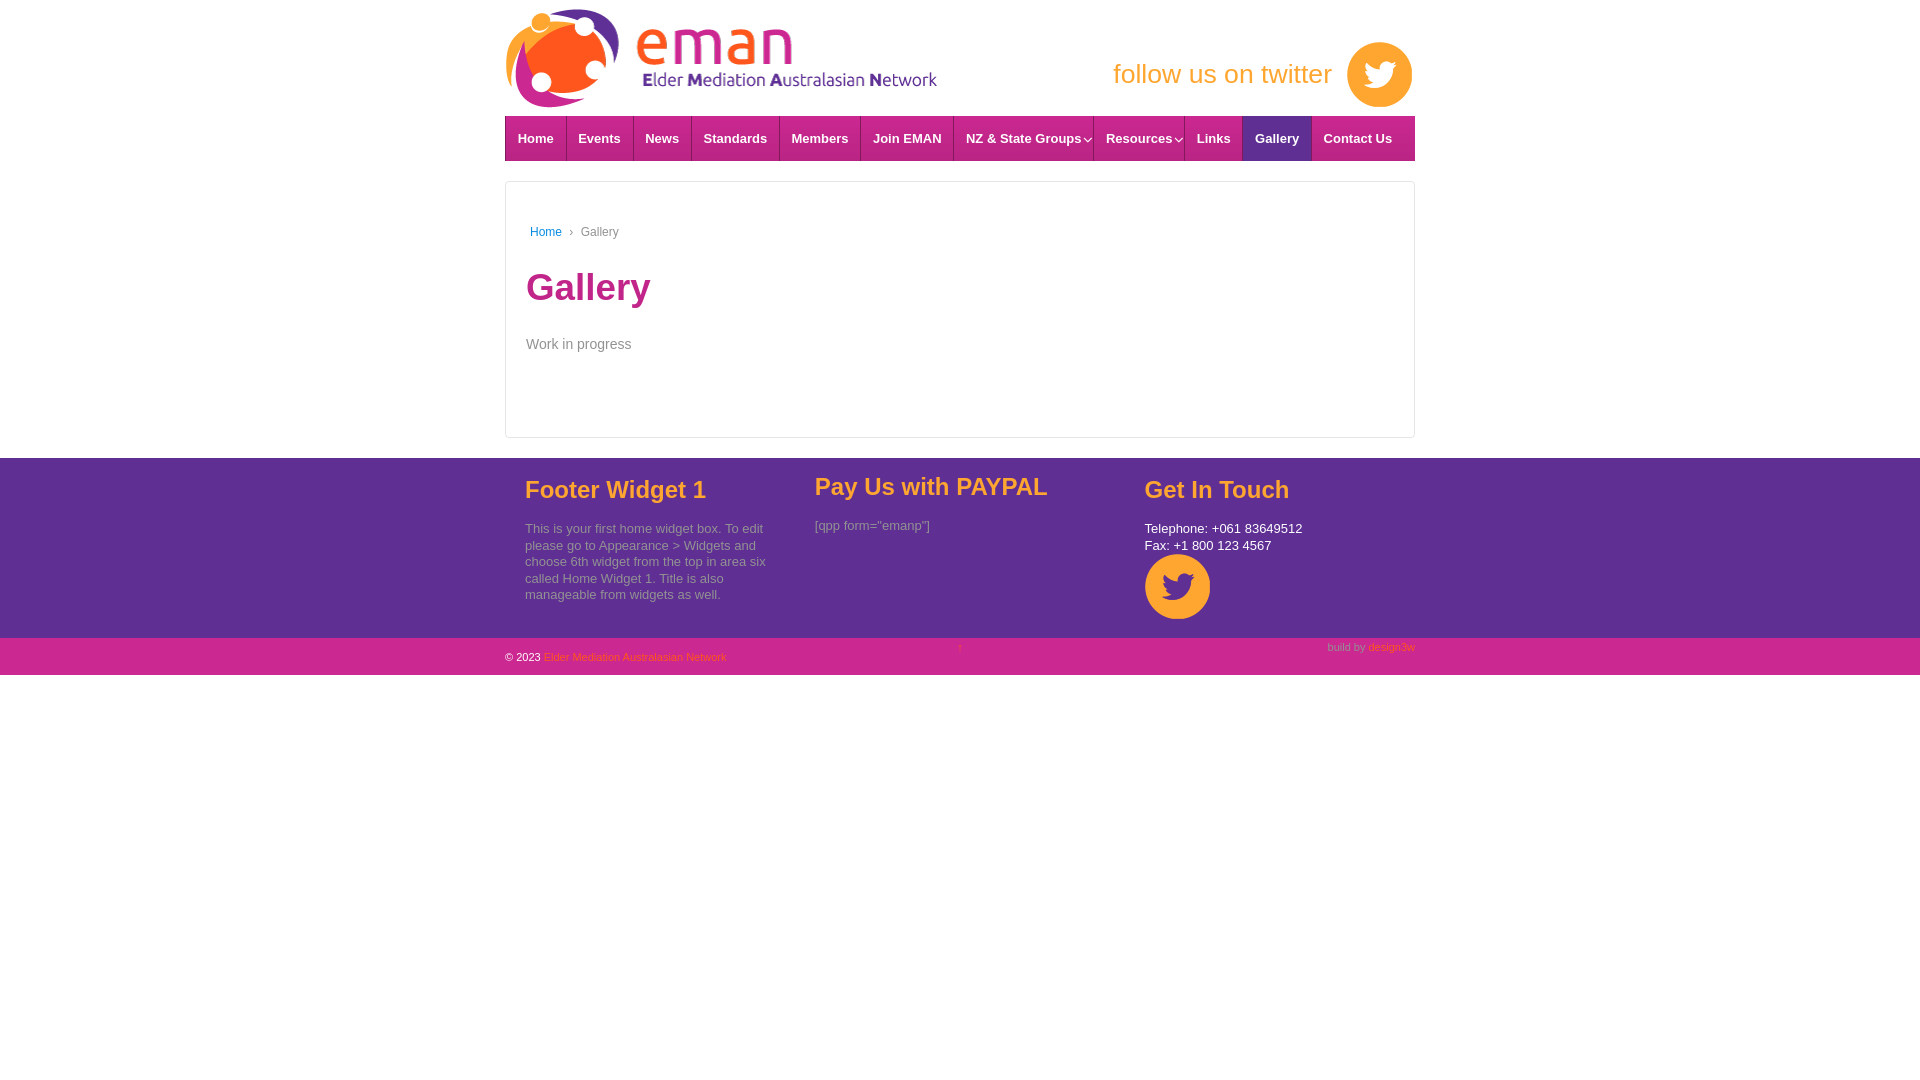 The height and width of the screenshot is (1080, 1920). I want to click on 'Links', so click(1212, 137).